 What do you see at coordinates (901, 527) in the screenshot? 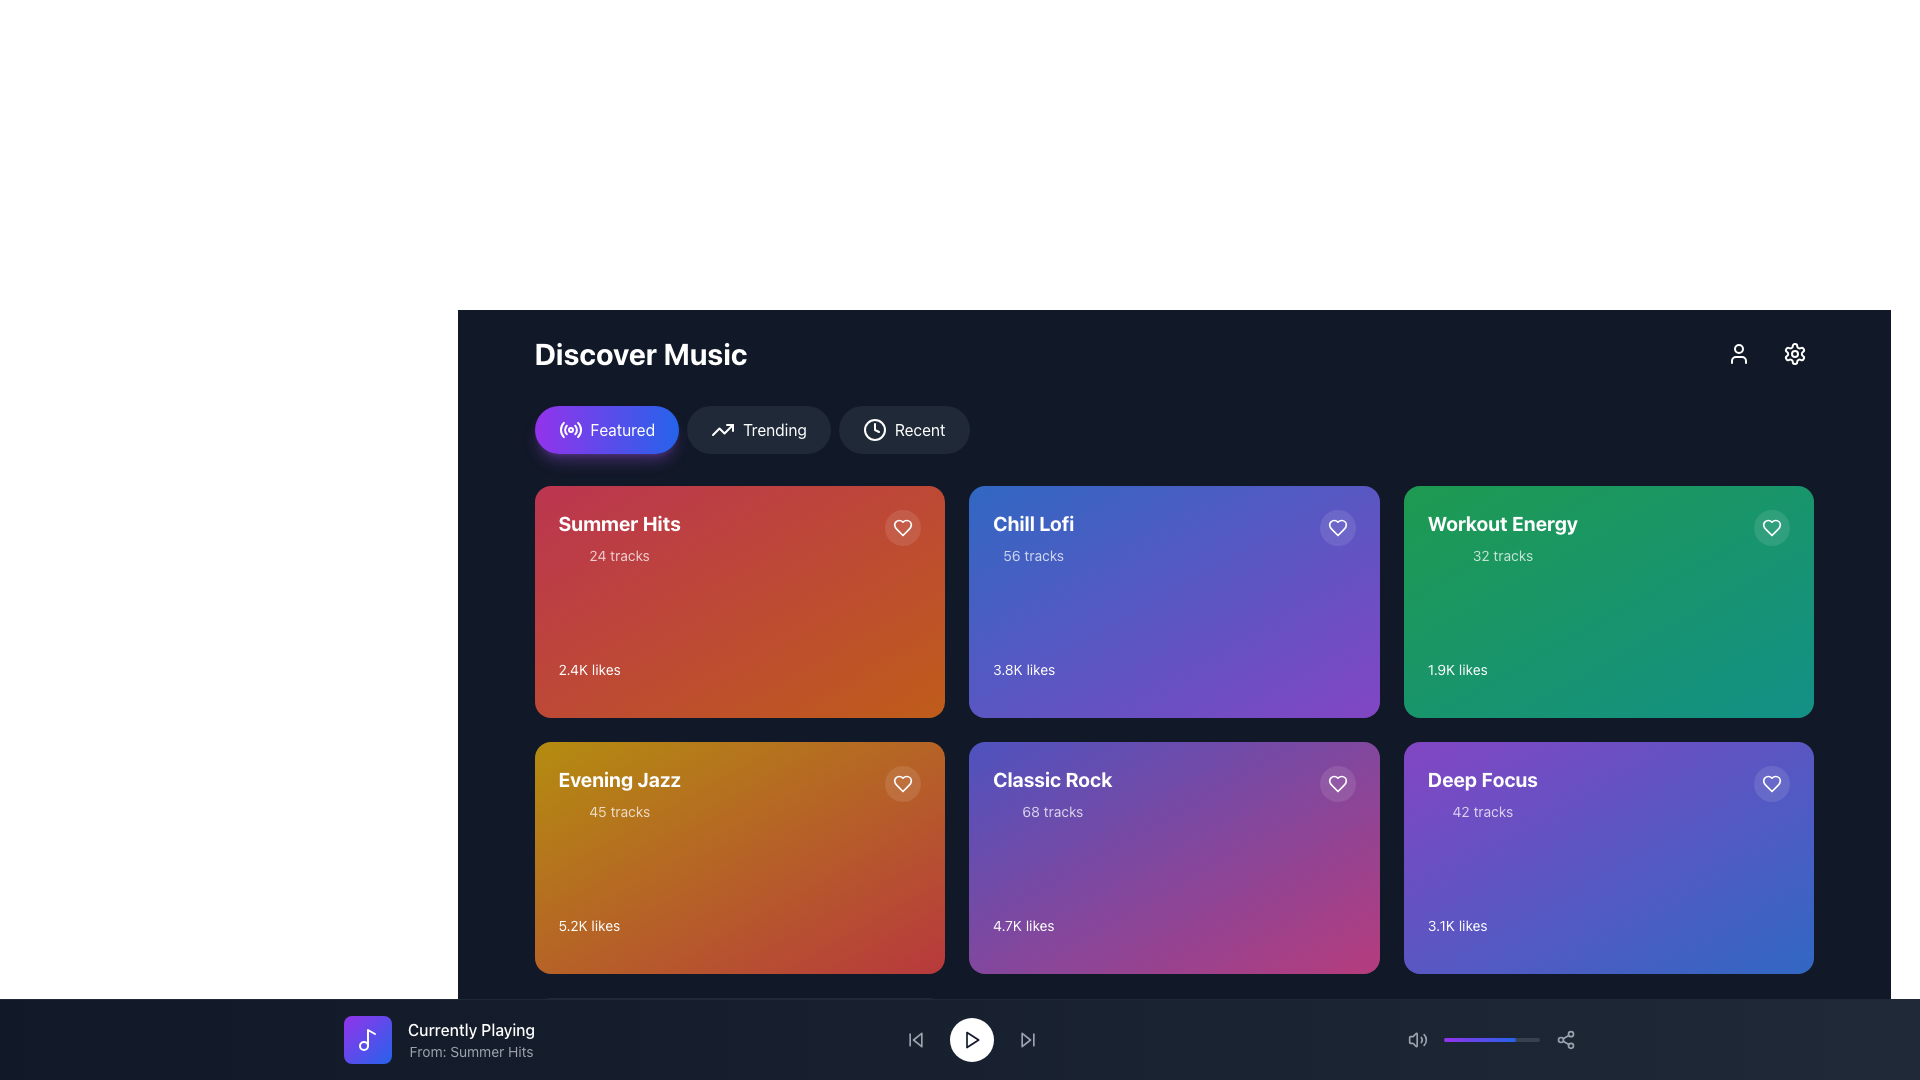
I see `the heart icon located at the top-right corner of the 'Summer Hits' music card` at bounding box center [901, 527].